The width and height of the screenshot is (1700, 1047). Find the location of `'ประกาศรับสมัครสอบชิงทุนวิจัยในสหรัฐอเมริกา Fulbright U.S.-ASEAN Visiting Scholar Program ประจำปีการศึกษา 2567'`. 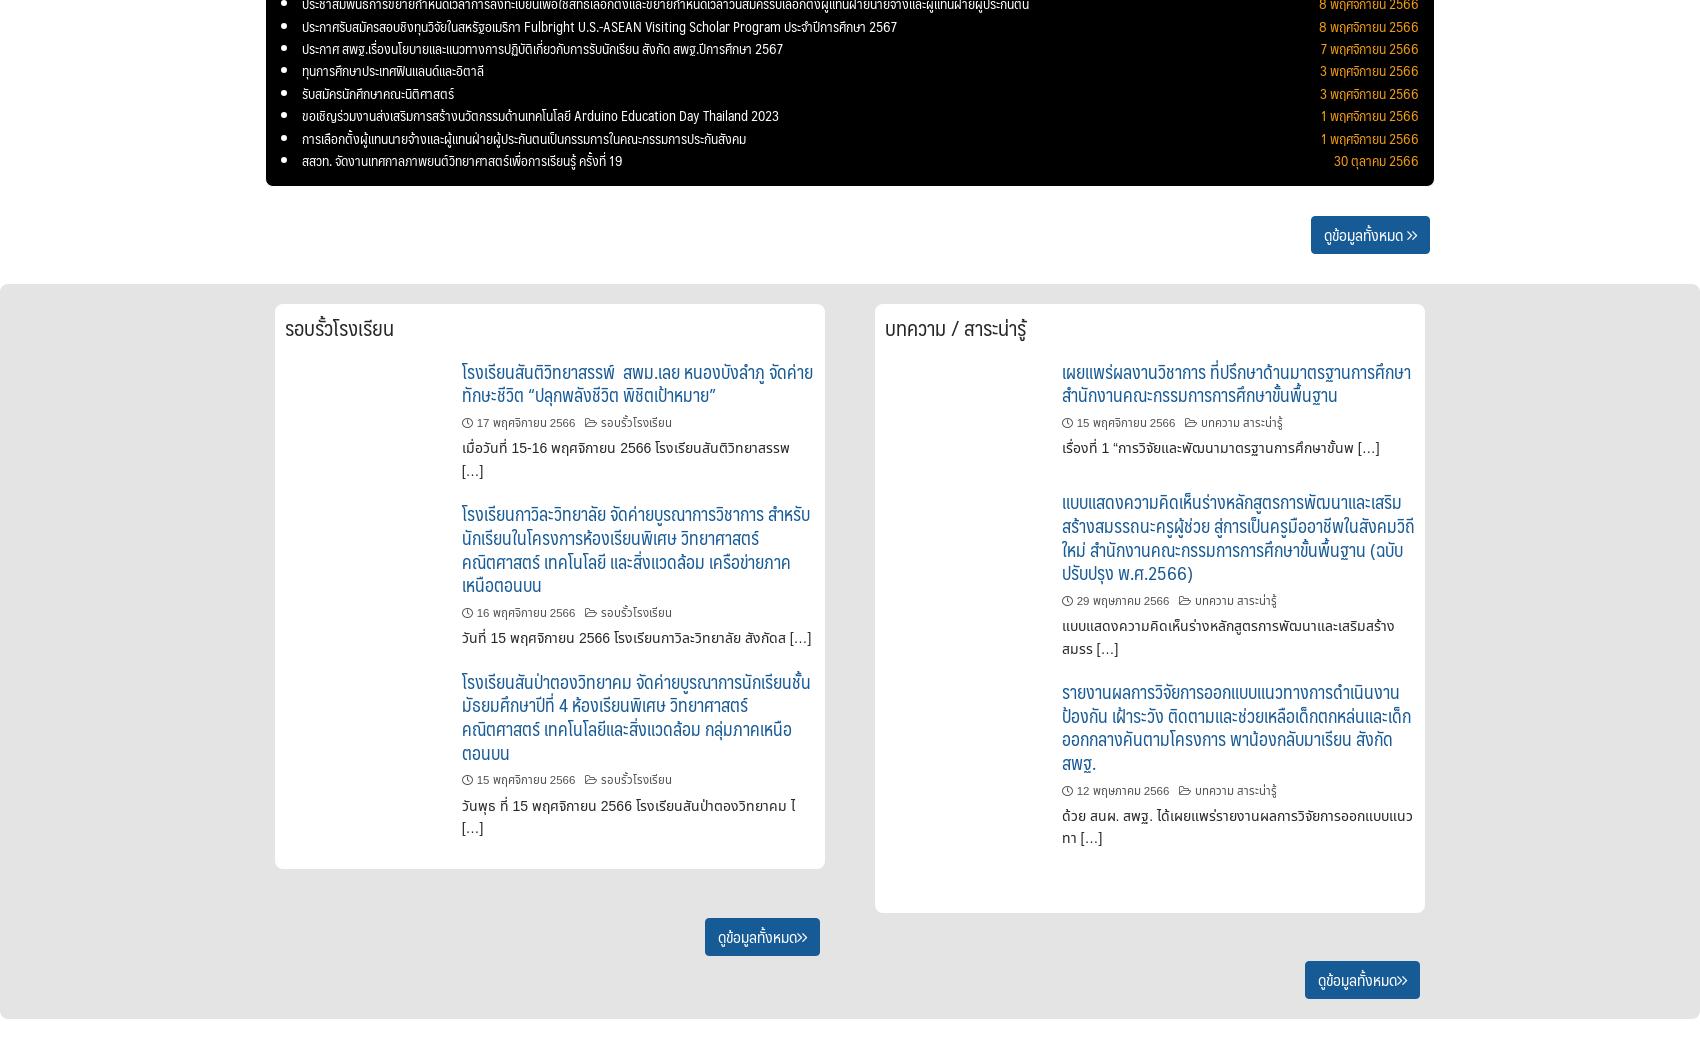

'ประกาศรับสมัครสอบชิงทุนวิจัยในสหรัฐอเมริกา Fulbright U.S.-ASEAN Visiting Scholar Program ประจำปีการศึกษา 2567' is located at coordinates (598, 24).